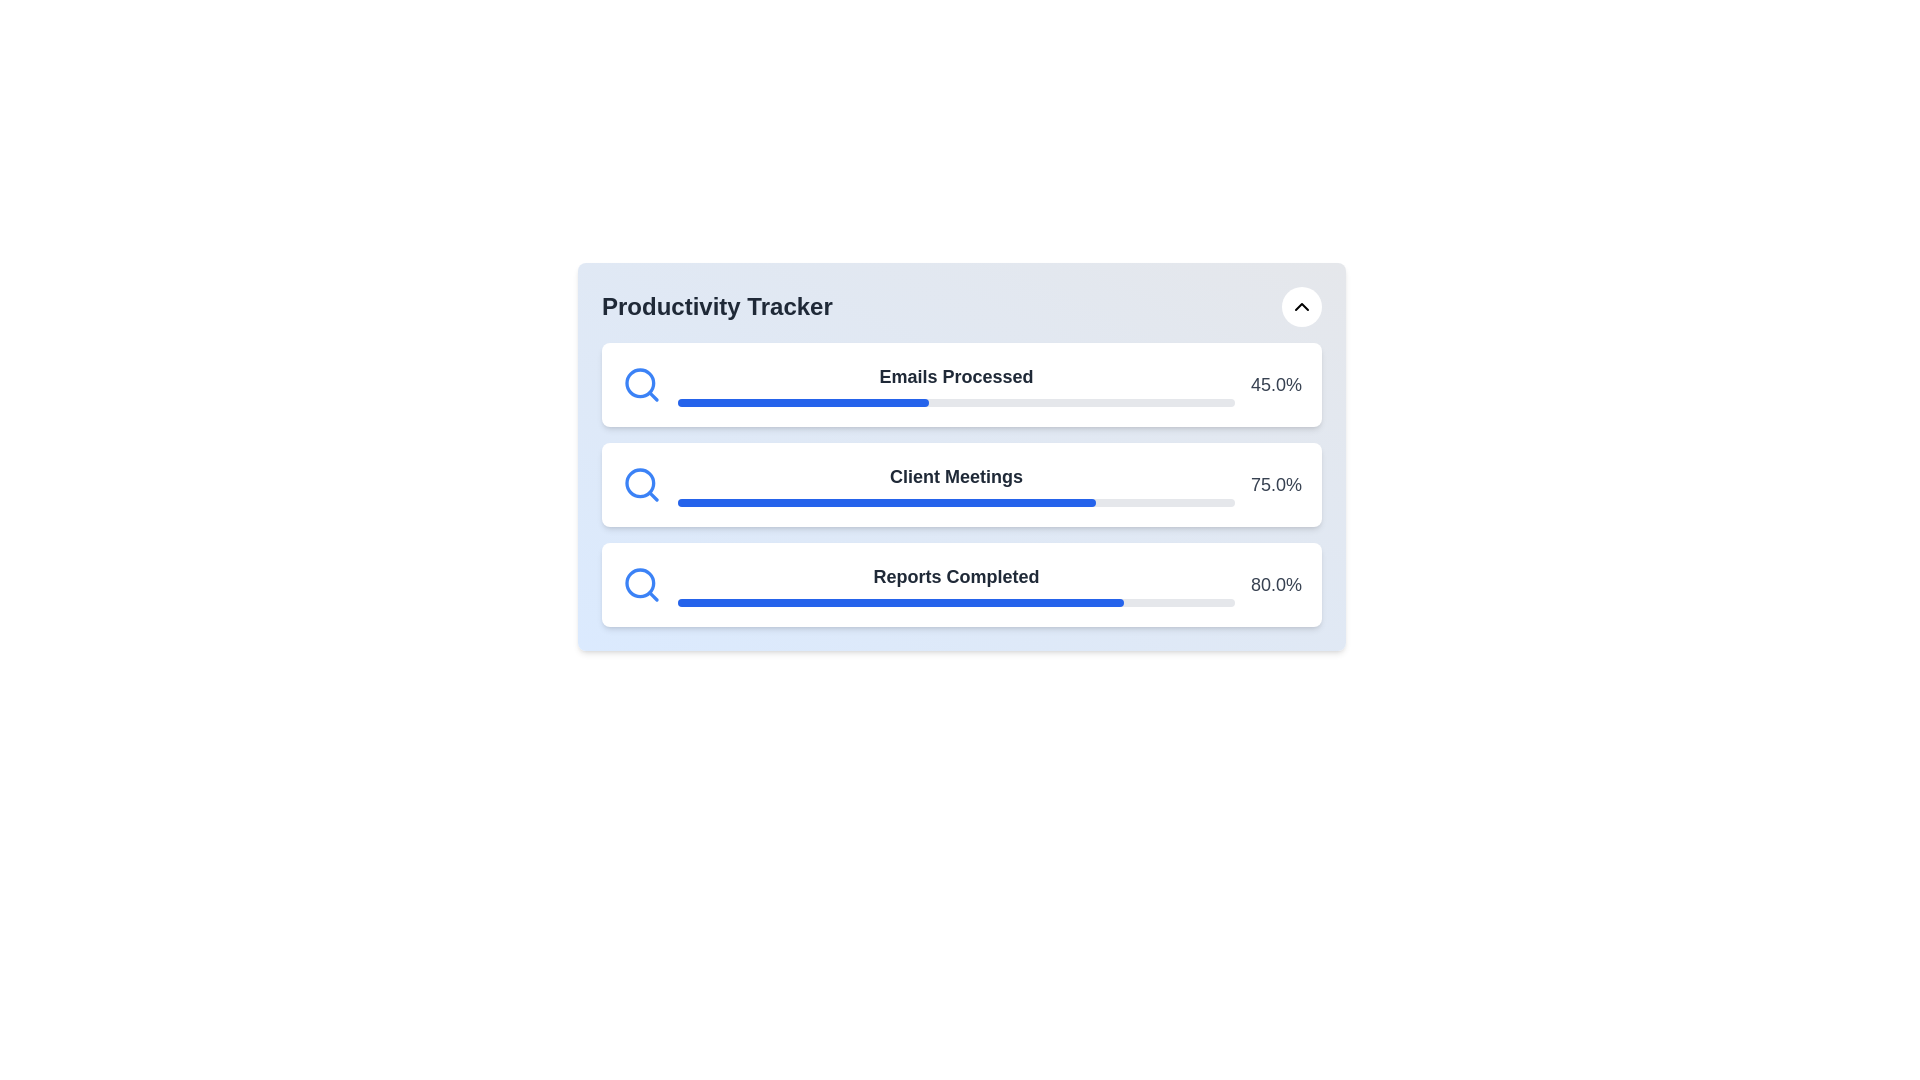 The width and height of the screenshot is (1920, 1080). What do you see at coordinates (1275, 485) in the screenshot?
I see `the textual indicator displaying '75.0%' in the 'Client Meetings' section` at bounding box center [1275, 485].